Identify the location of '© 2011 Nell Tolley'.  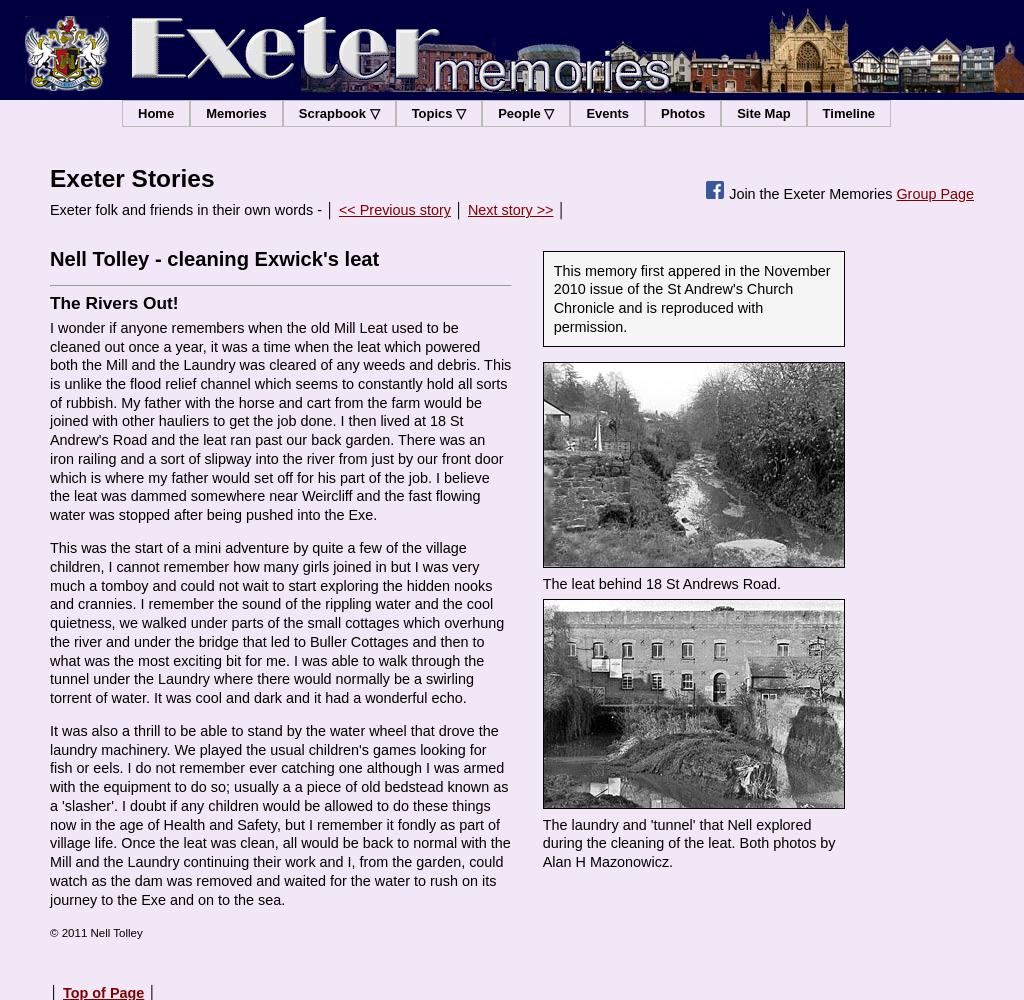
(48, 932).